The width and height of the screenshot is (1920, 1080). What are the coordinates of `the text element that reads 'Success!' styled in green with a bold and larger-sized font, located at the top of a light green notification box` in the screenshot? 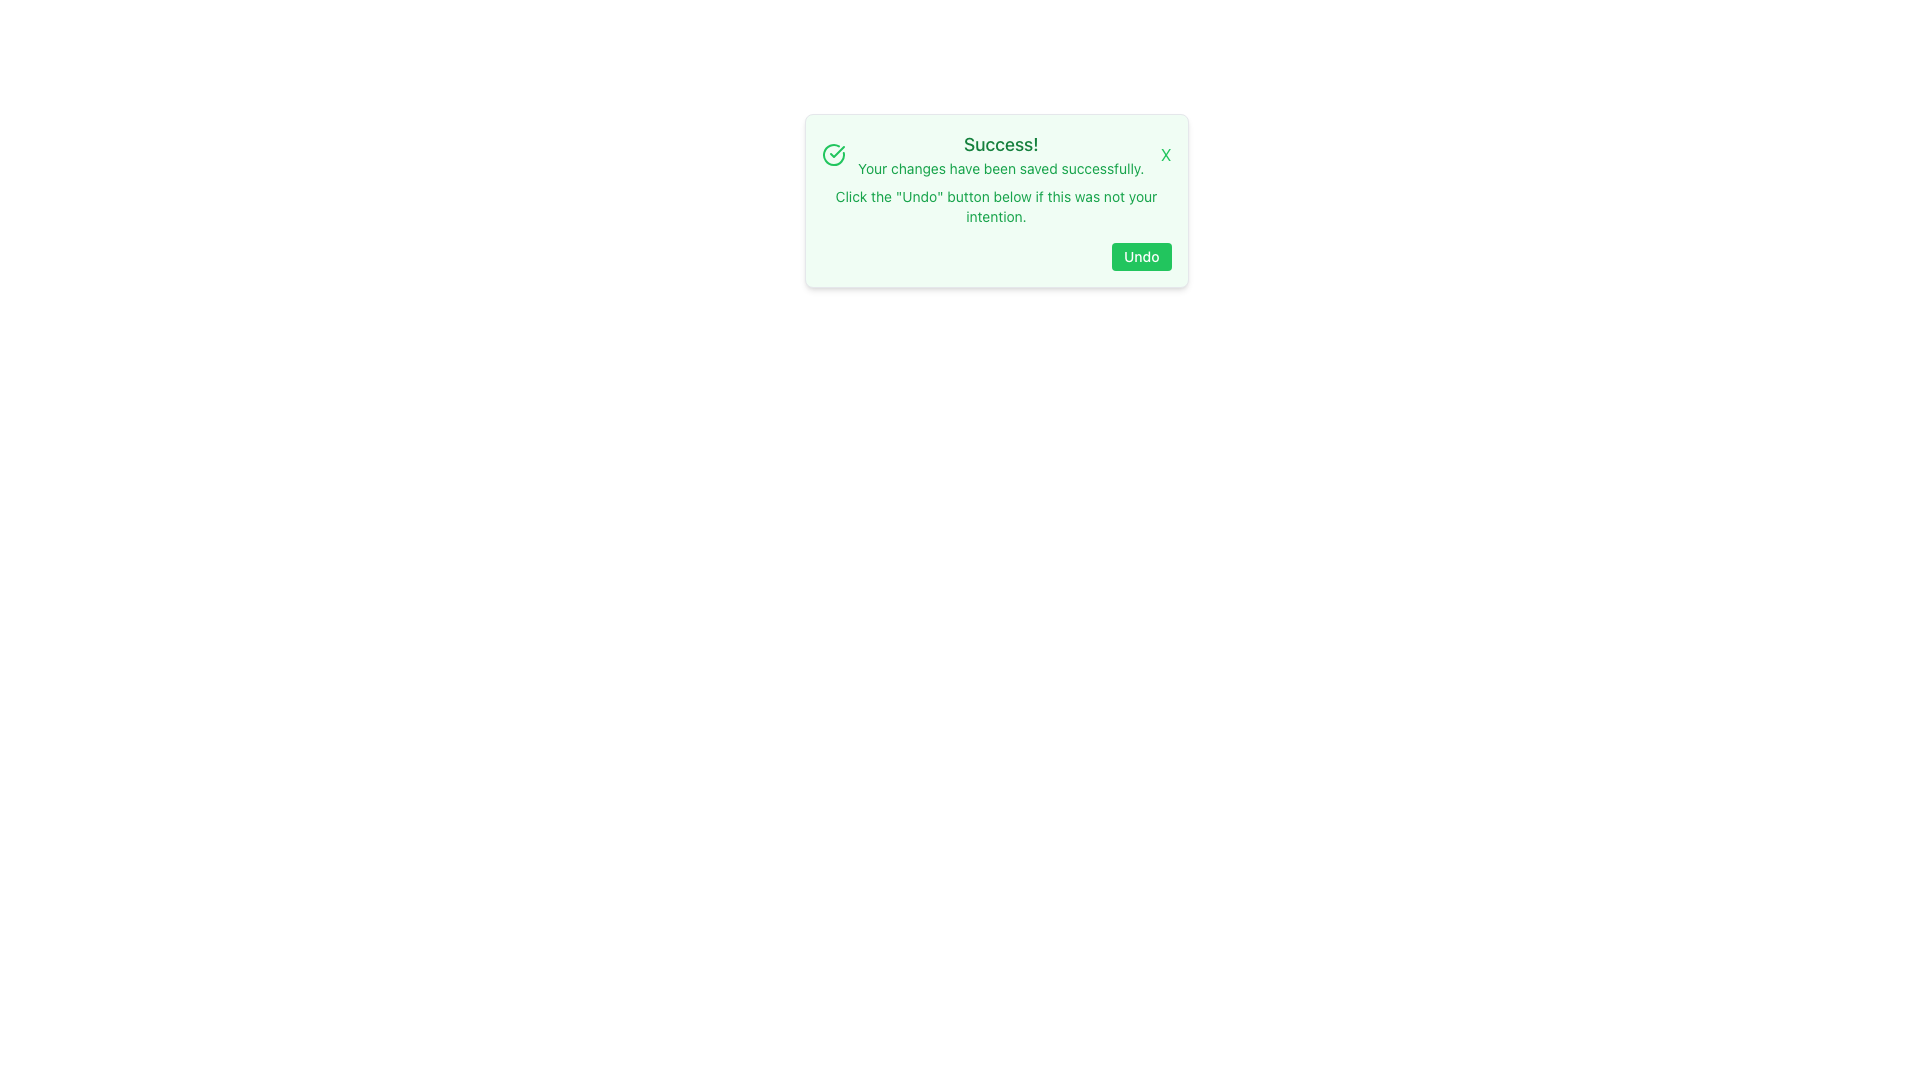 It's located at (1001, 144).